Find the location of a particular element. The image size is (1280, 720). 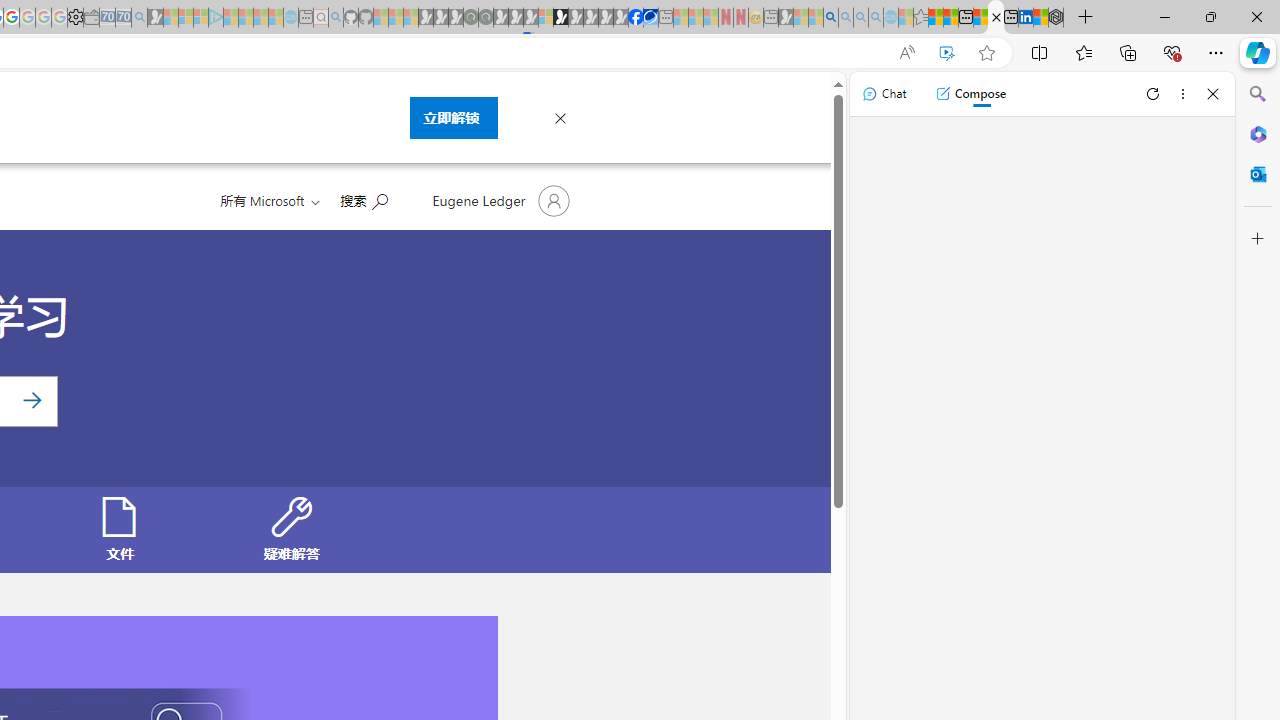

'Close Outlook pane' is located at coordinates (1257, 173).